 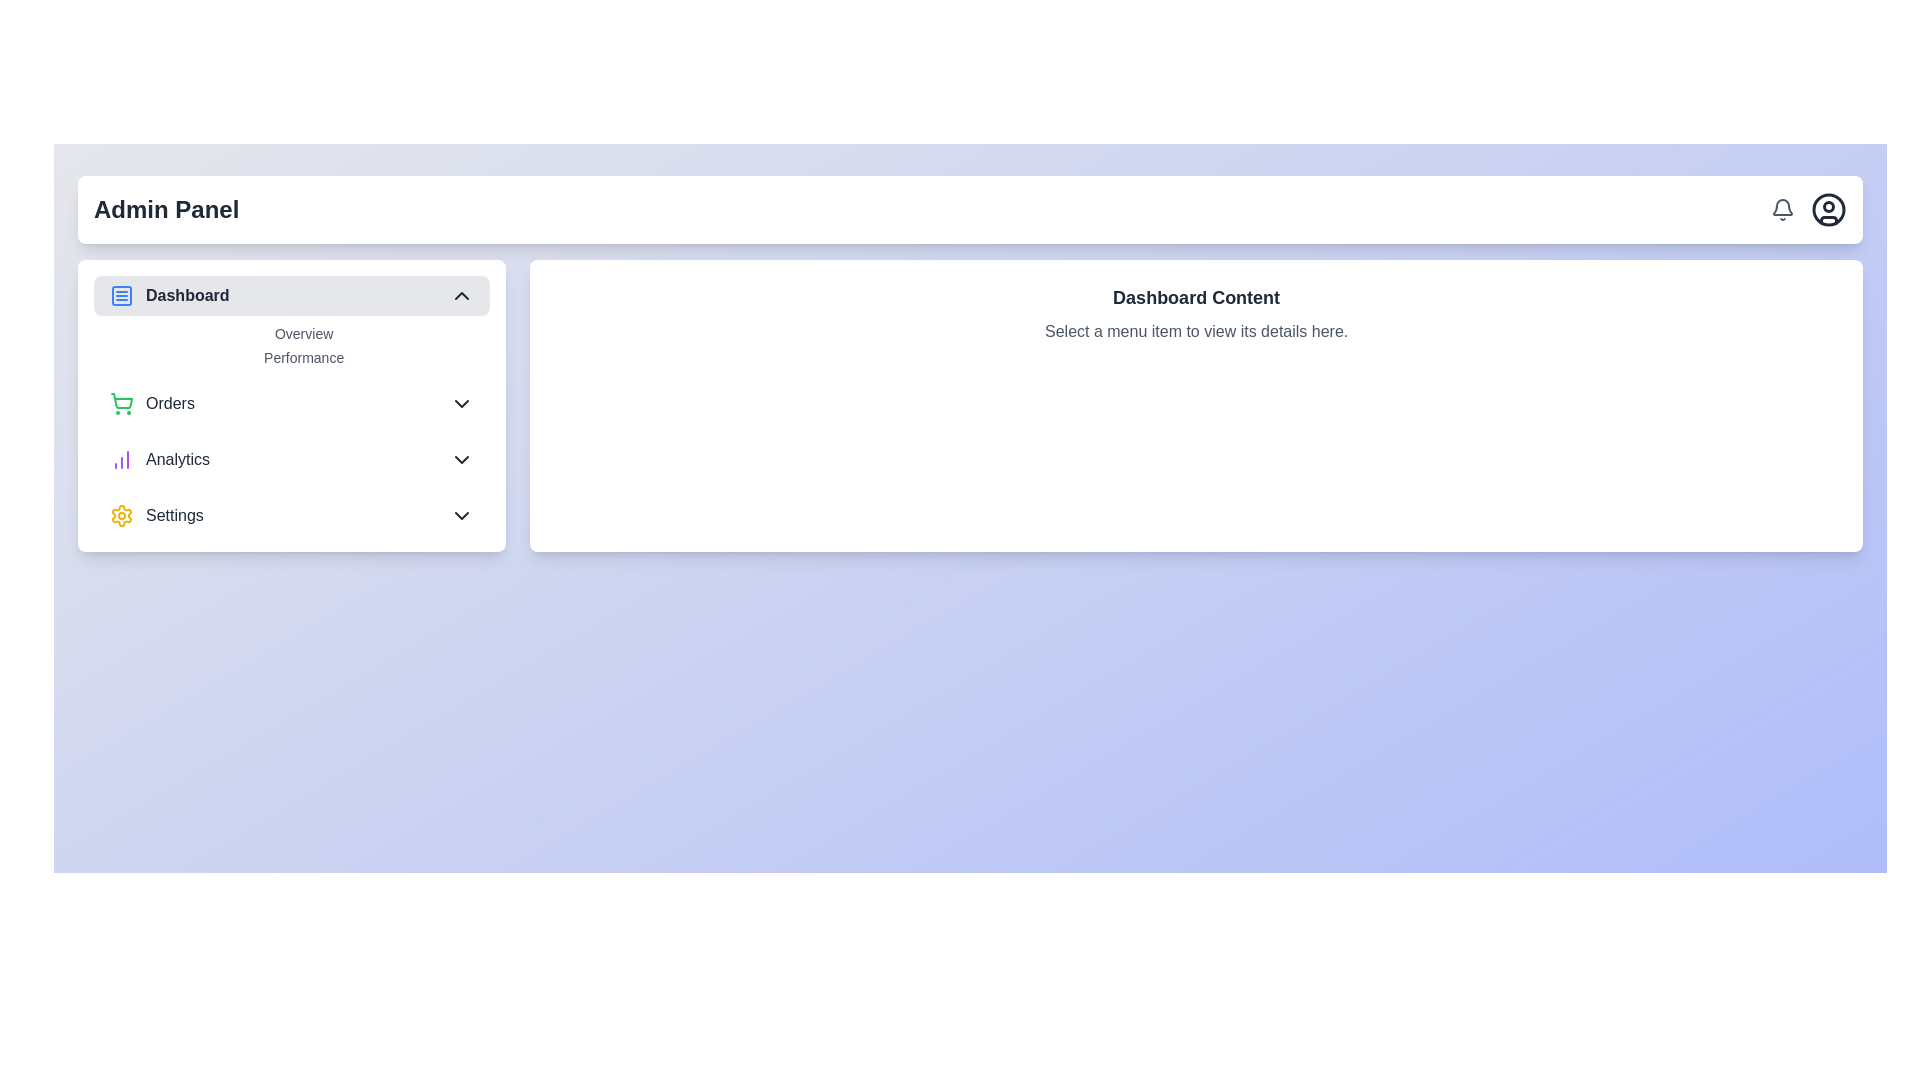 What do you see at coordinates (166, 209) in the screenshot?
I see `the 'Admin Panel' text label located in the upper left corner of the interface` at bounding box center [166, 209].